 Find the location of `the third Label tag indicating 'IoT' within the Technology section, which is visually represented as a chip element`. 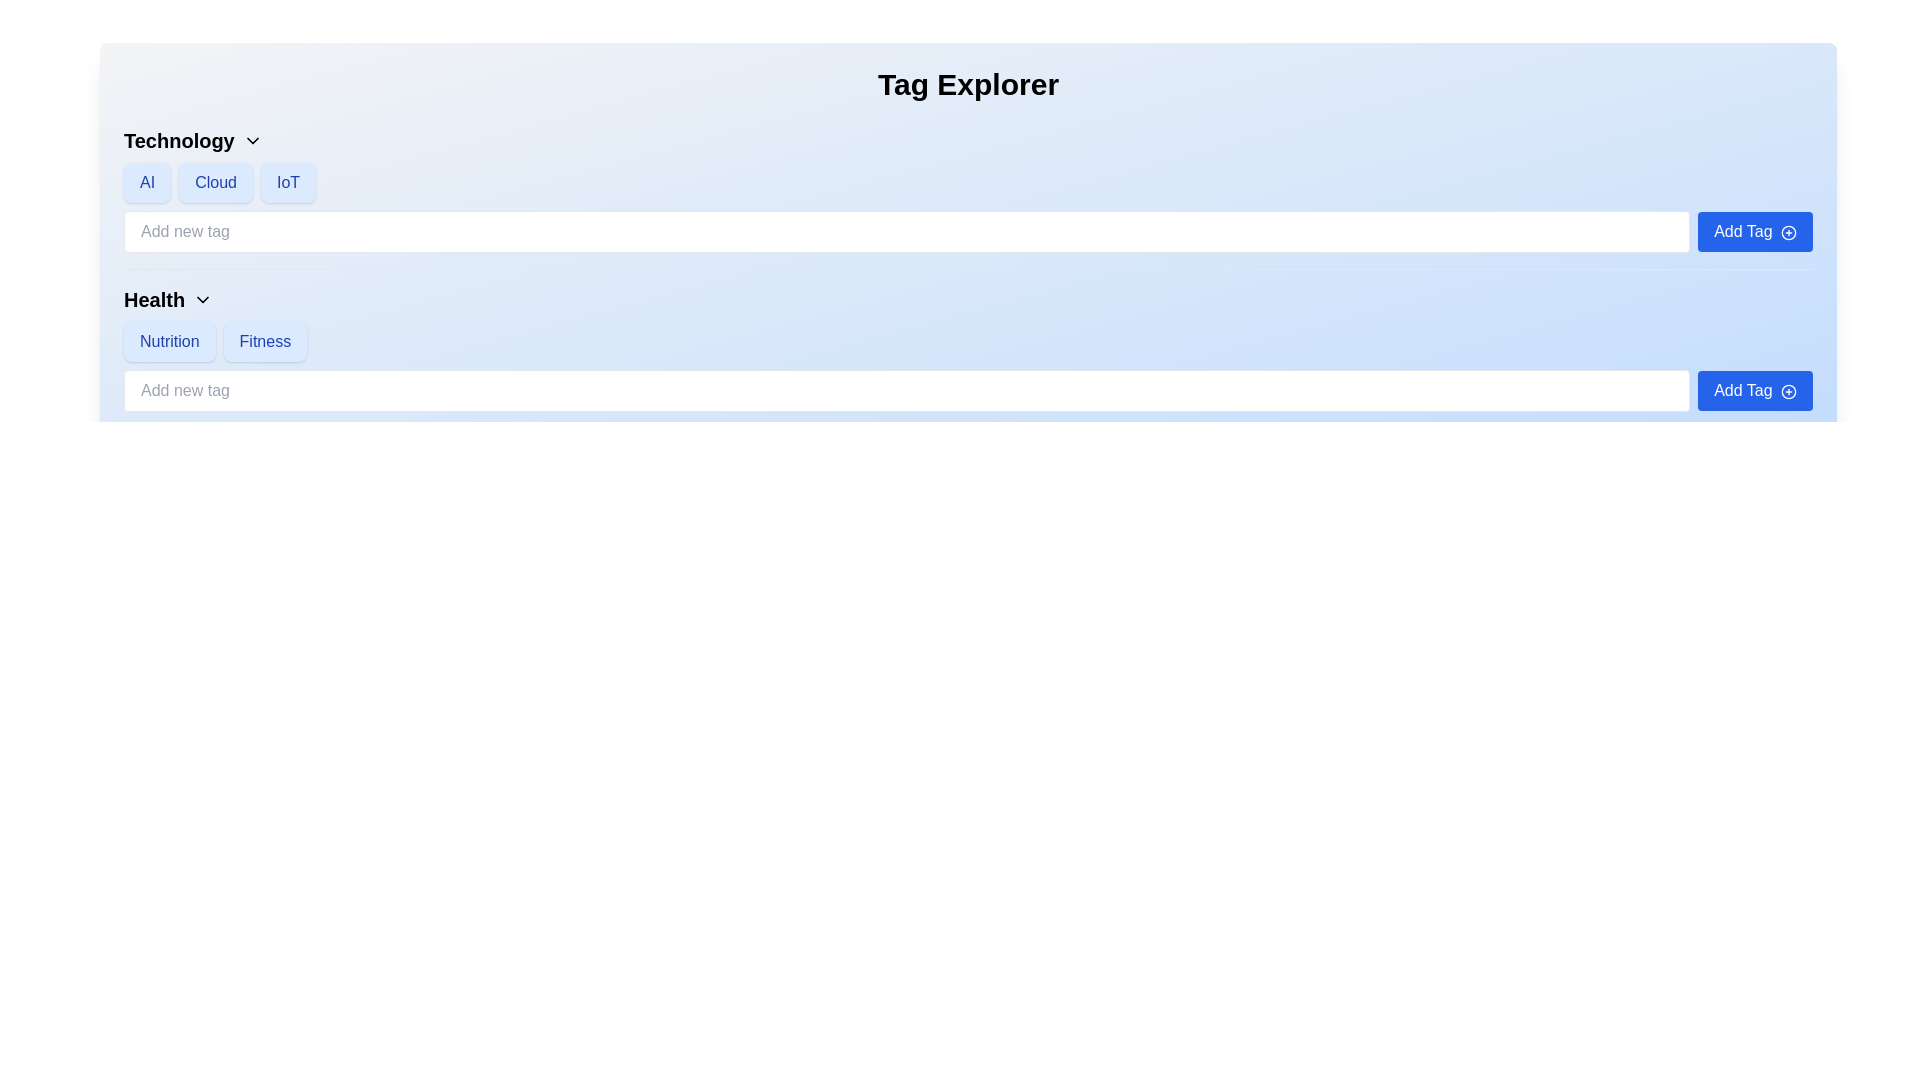

the third Label tag indicating 'IoT' within the Technology section, which is visually represented as a chip element is located at coordinates (287, 182).